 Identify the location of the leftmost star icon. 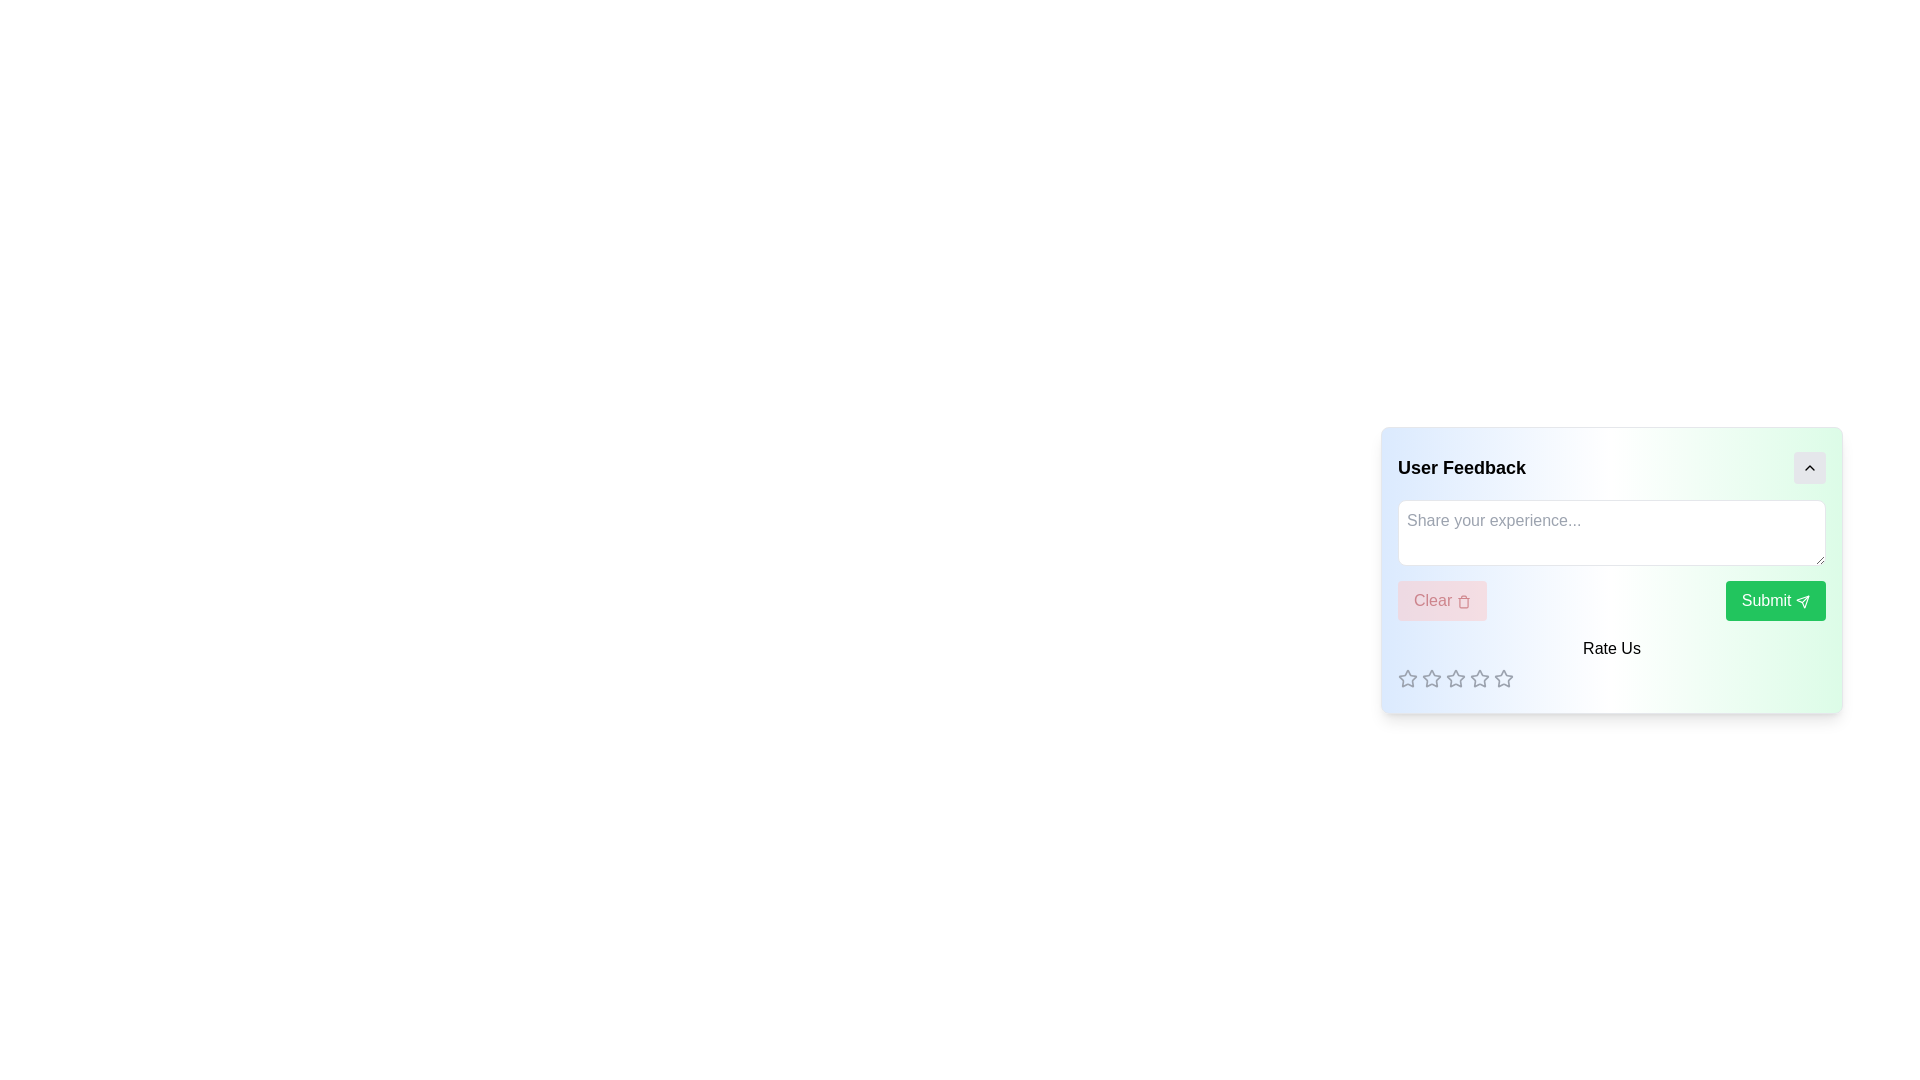
(1454, 677).